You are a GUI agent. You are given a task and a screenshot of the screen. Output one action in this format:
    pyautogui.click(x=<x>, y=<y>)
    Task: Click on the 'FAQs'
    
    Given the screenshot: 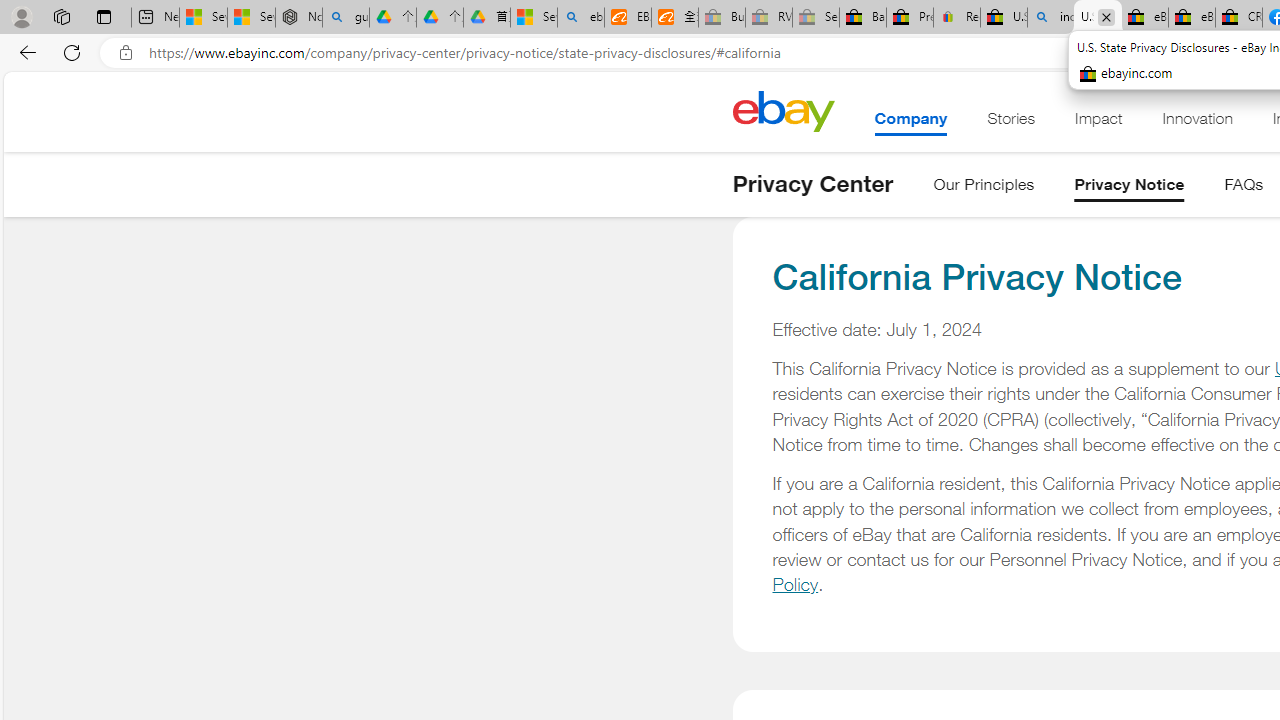 What is the action you would take?
    pyautogui.click(x=1243, y=188)
    